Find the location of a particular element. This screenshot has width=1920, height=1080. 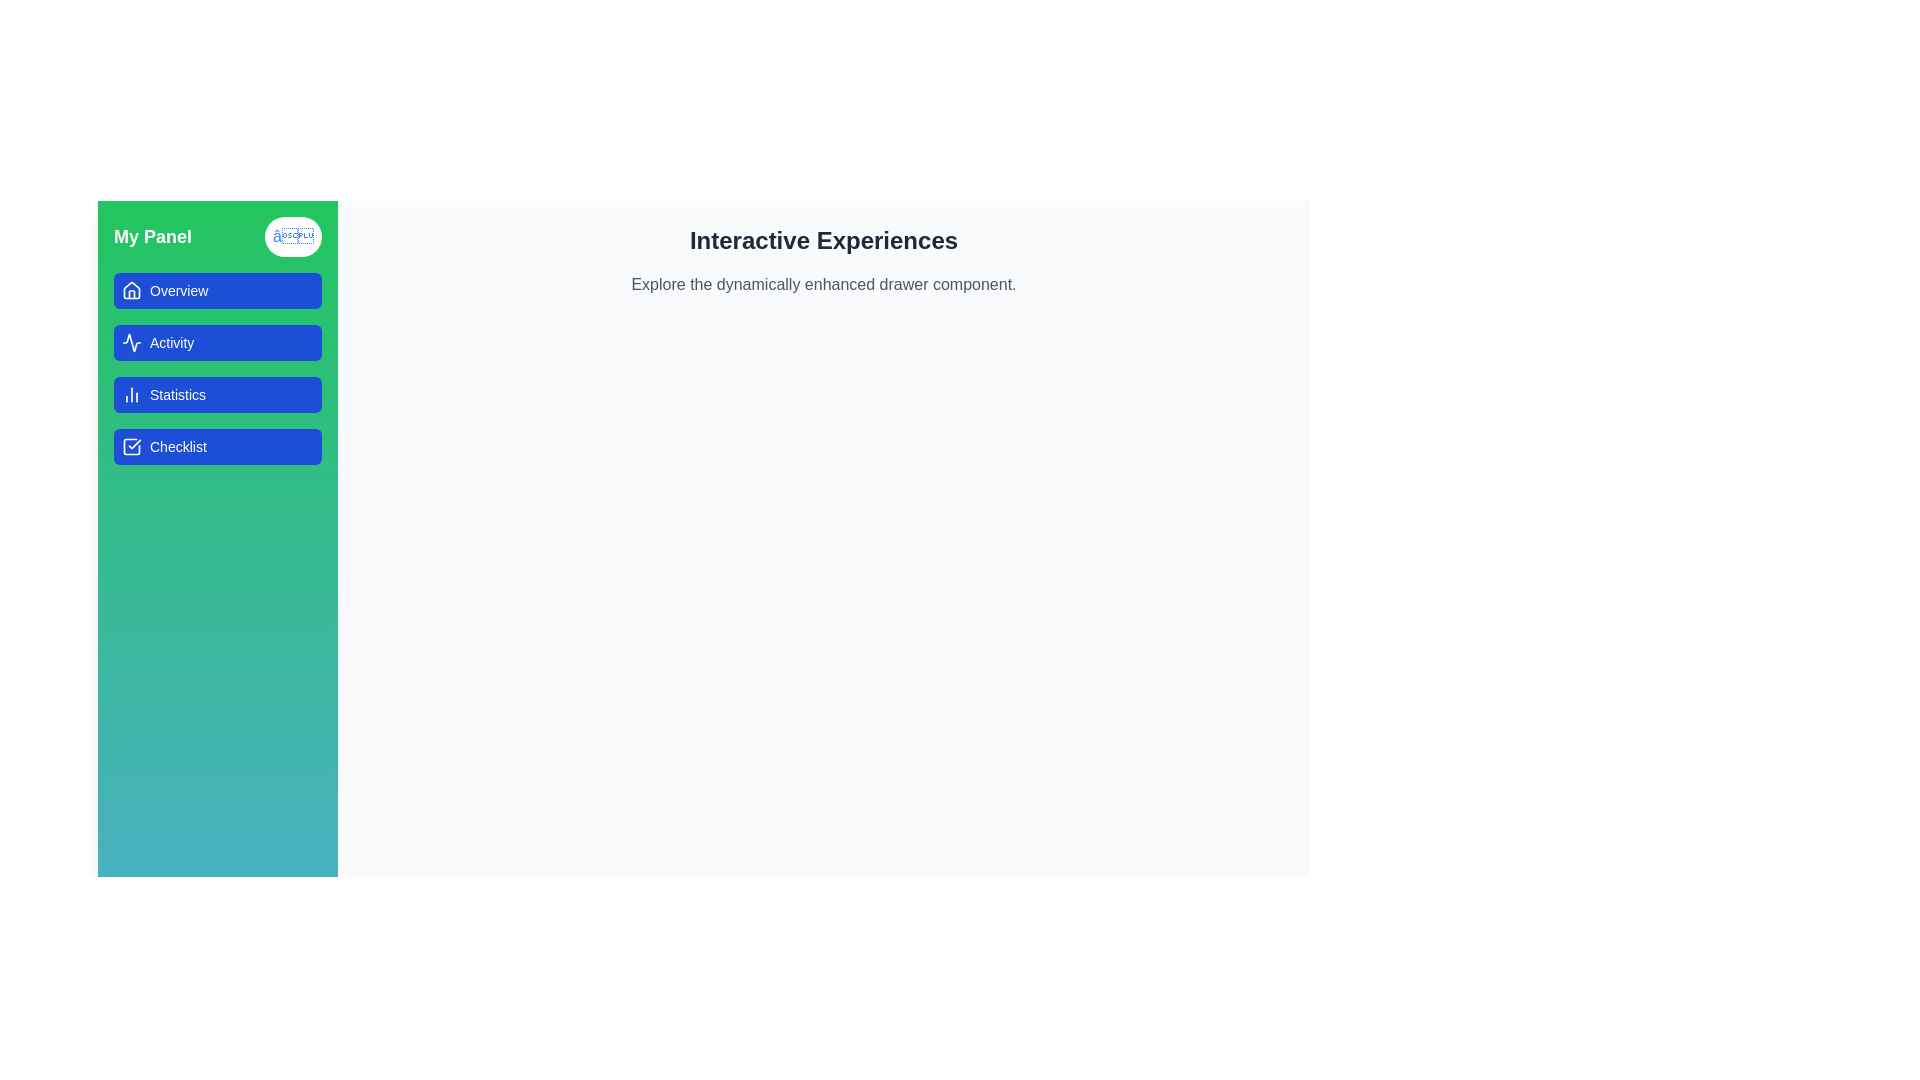

the 'Checklist' text label located in the vertical navigation menu on the left-hand side, positioned to the right of the square checkbox icon is located at coordinates (178, 446).